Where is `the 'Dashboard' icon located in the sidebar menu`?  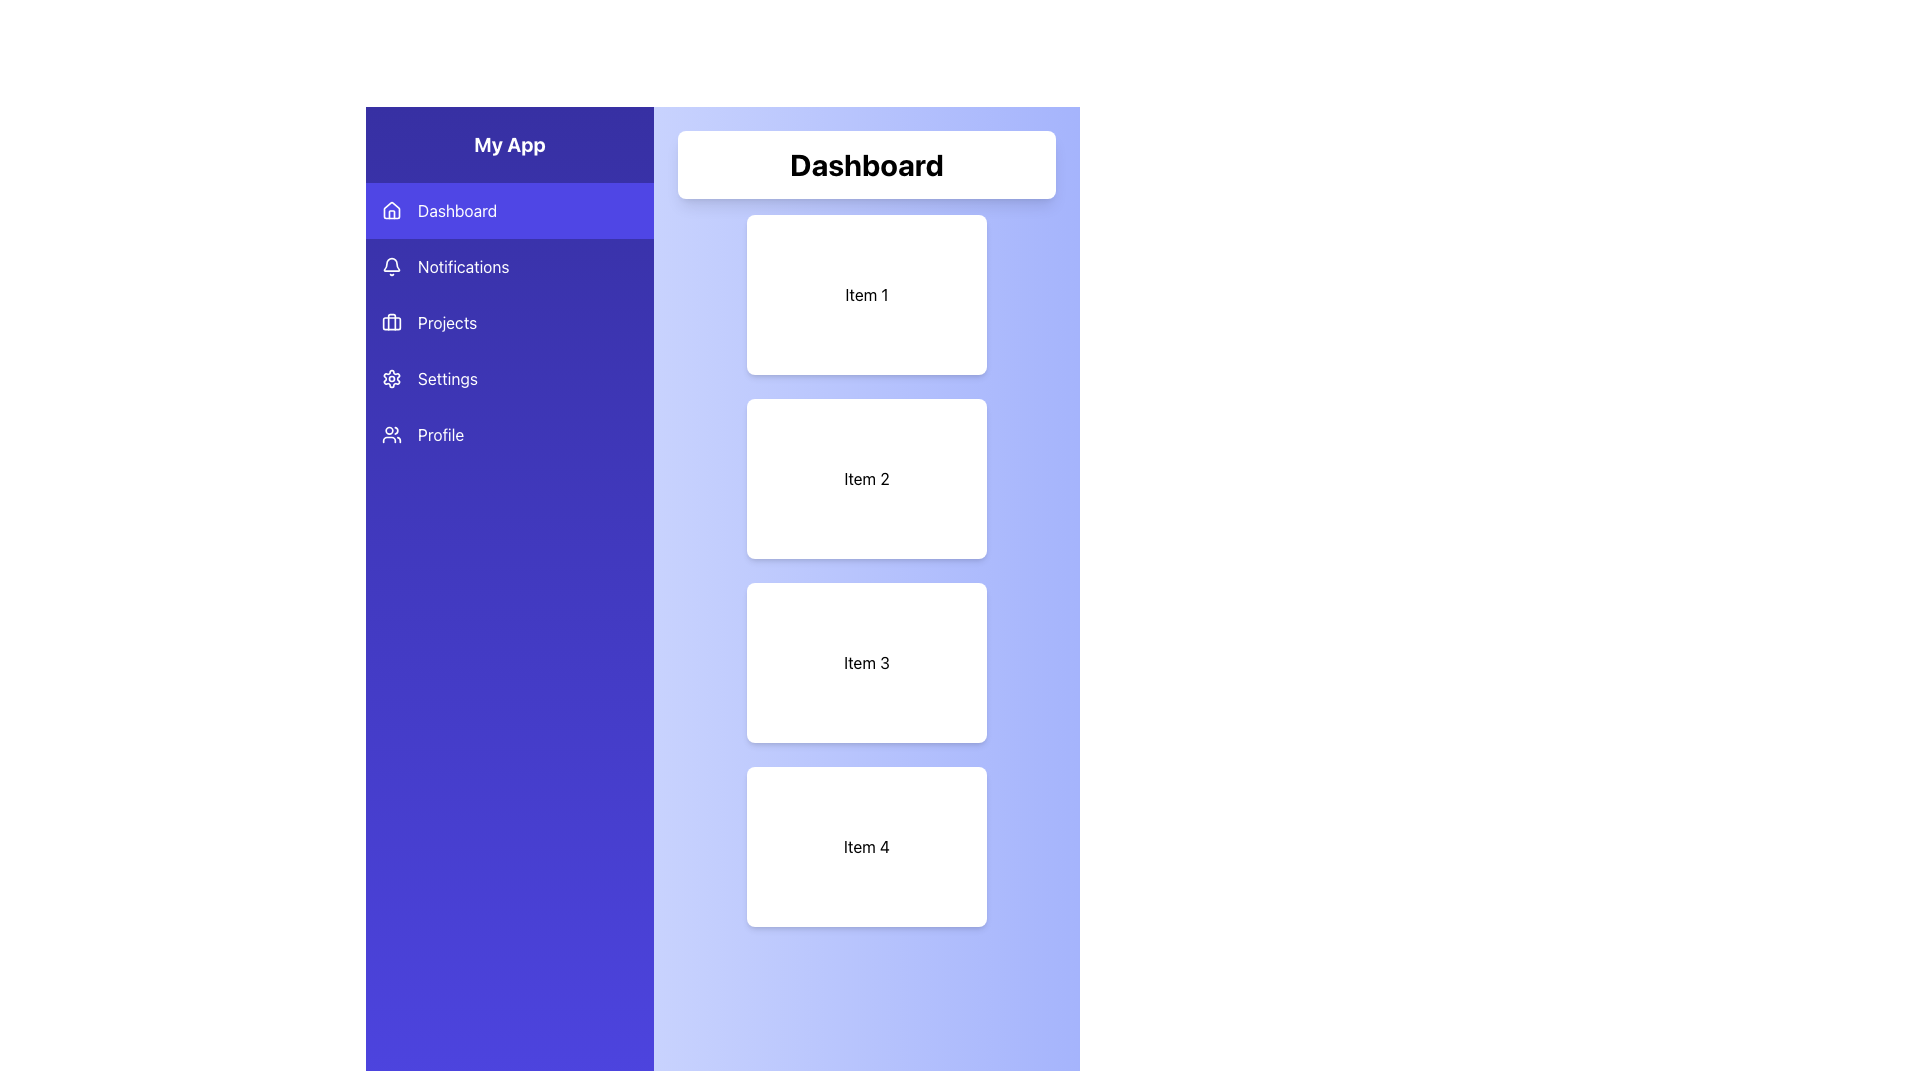
the 'Dashboard' icon located in the sidebar menu is located at coordinates (392, 211).